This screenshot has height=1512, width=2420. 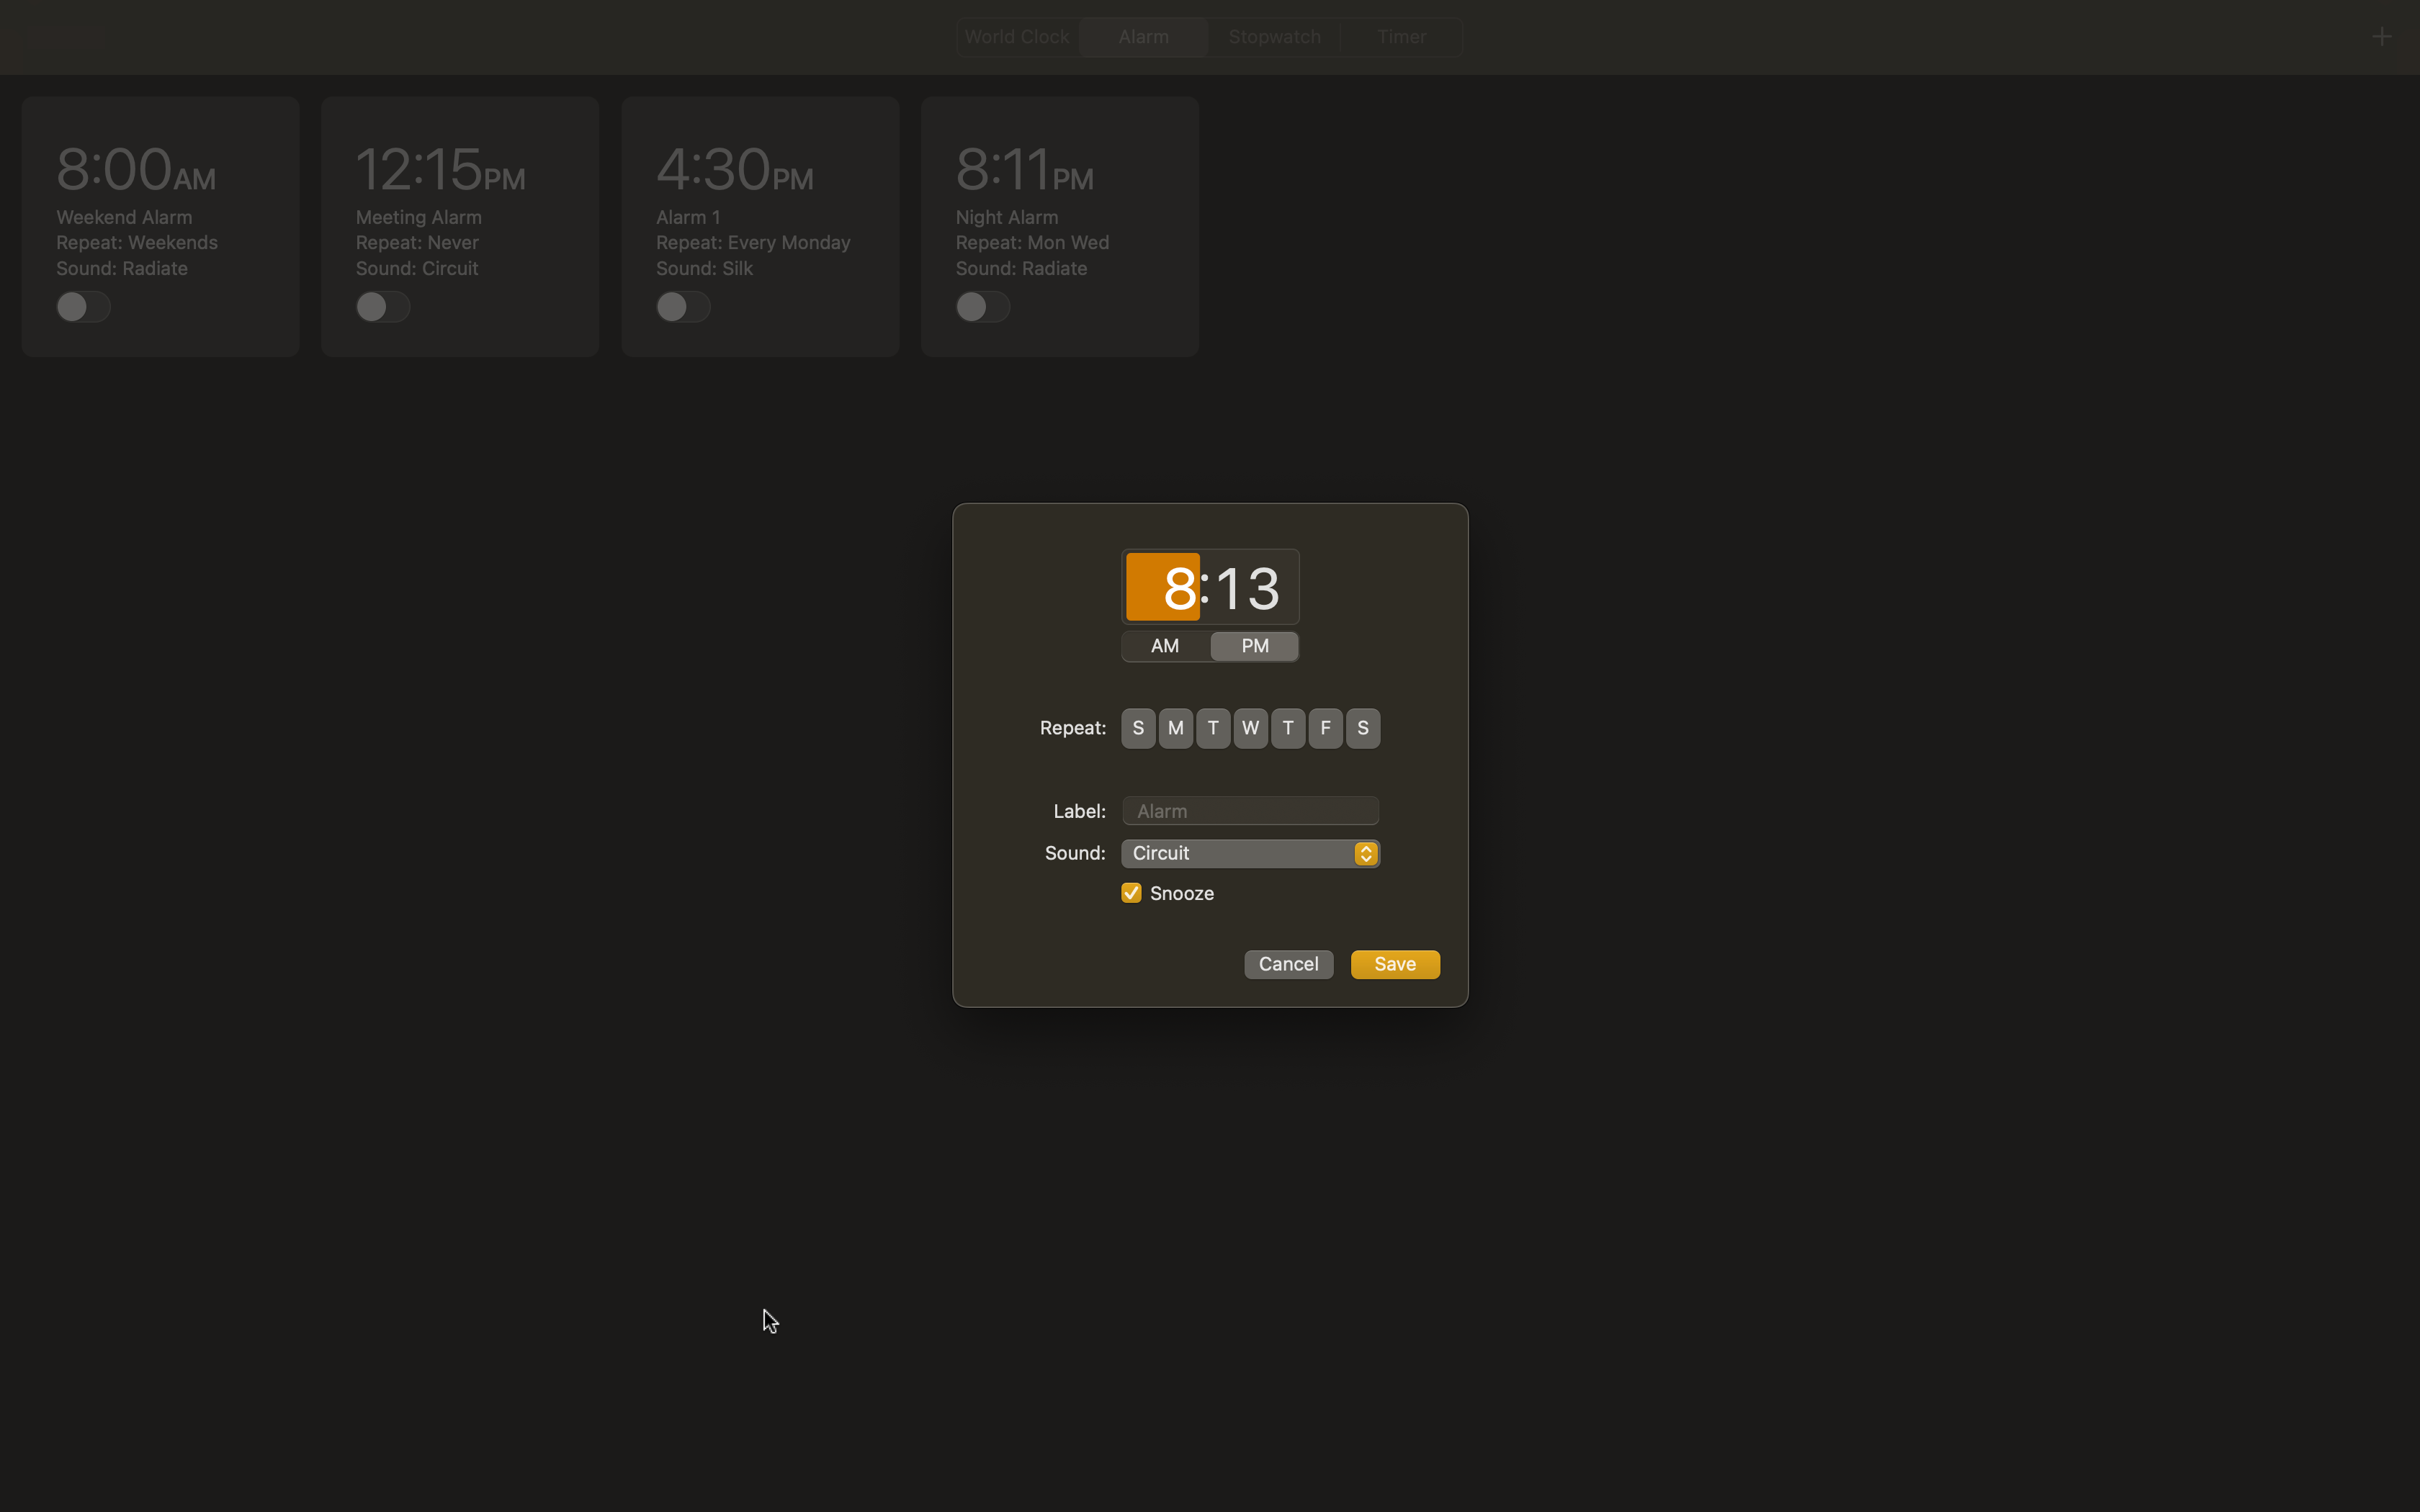 What do you see at coordinates (1250, 853) in the screenshot?
I see `Pick "Rock Music" as the sound option` at bounding box center [1250, 853].